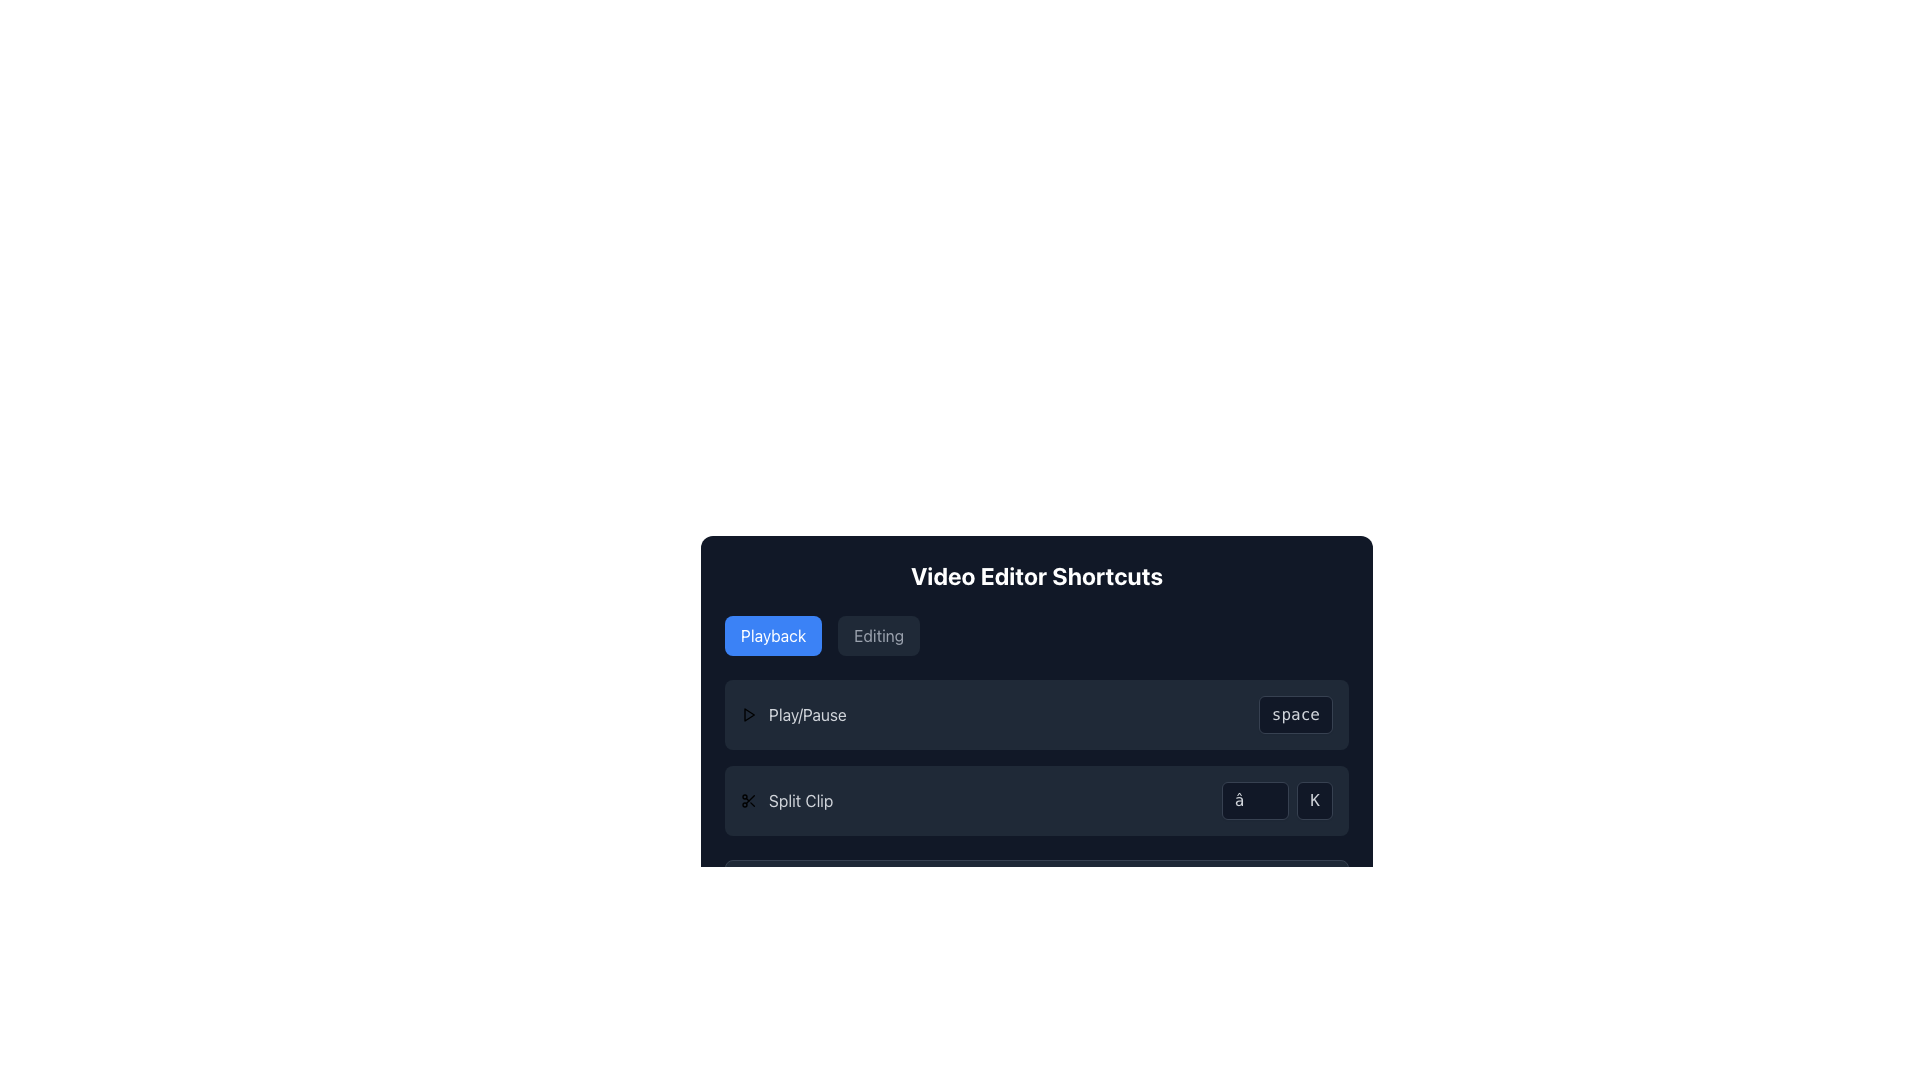  I want to click on the 'Split Clip' action row in the 'Video Editor Shortcuts' section, so click(1036, 800).